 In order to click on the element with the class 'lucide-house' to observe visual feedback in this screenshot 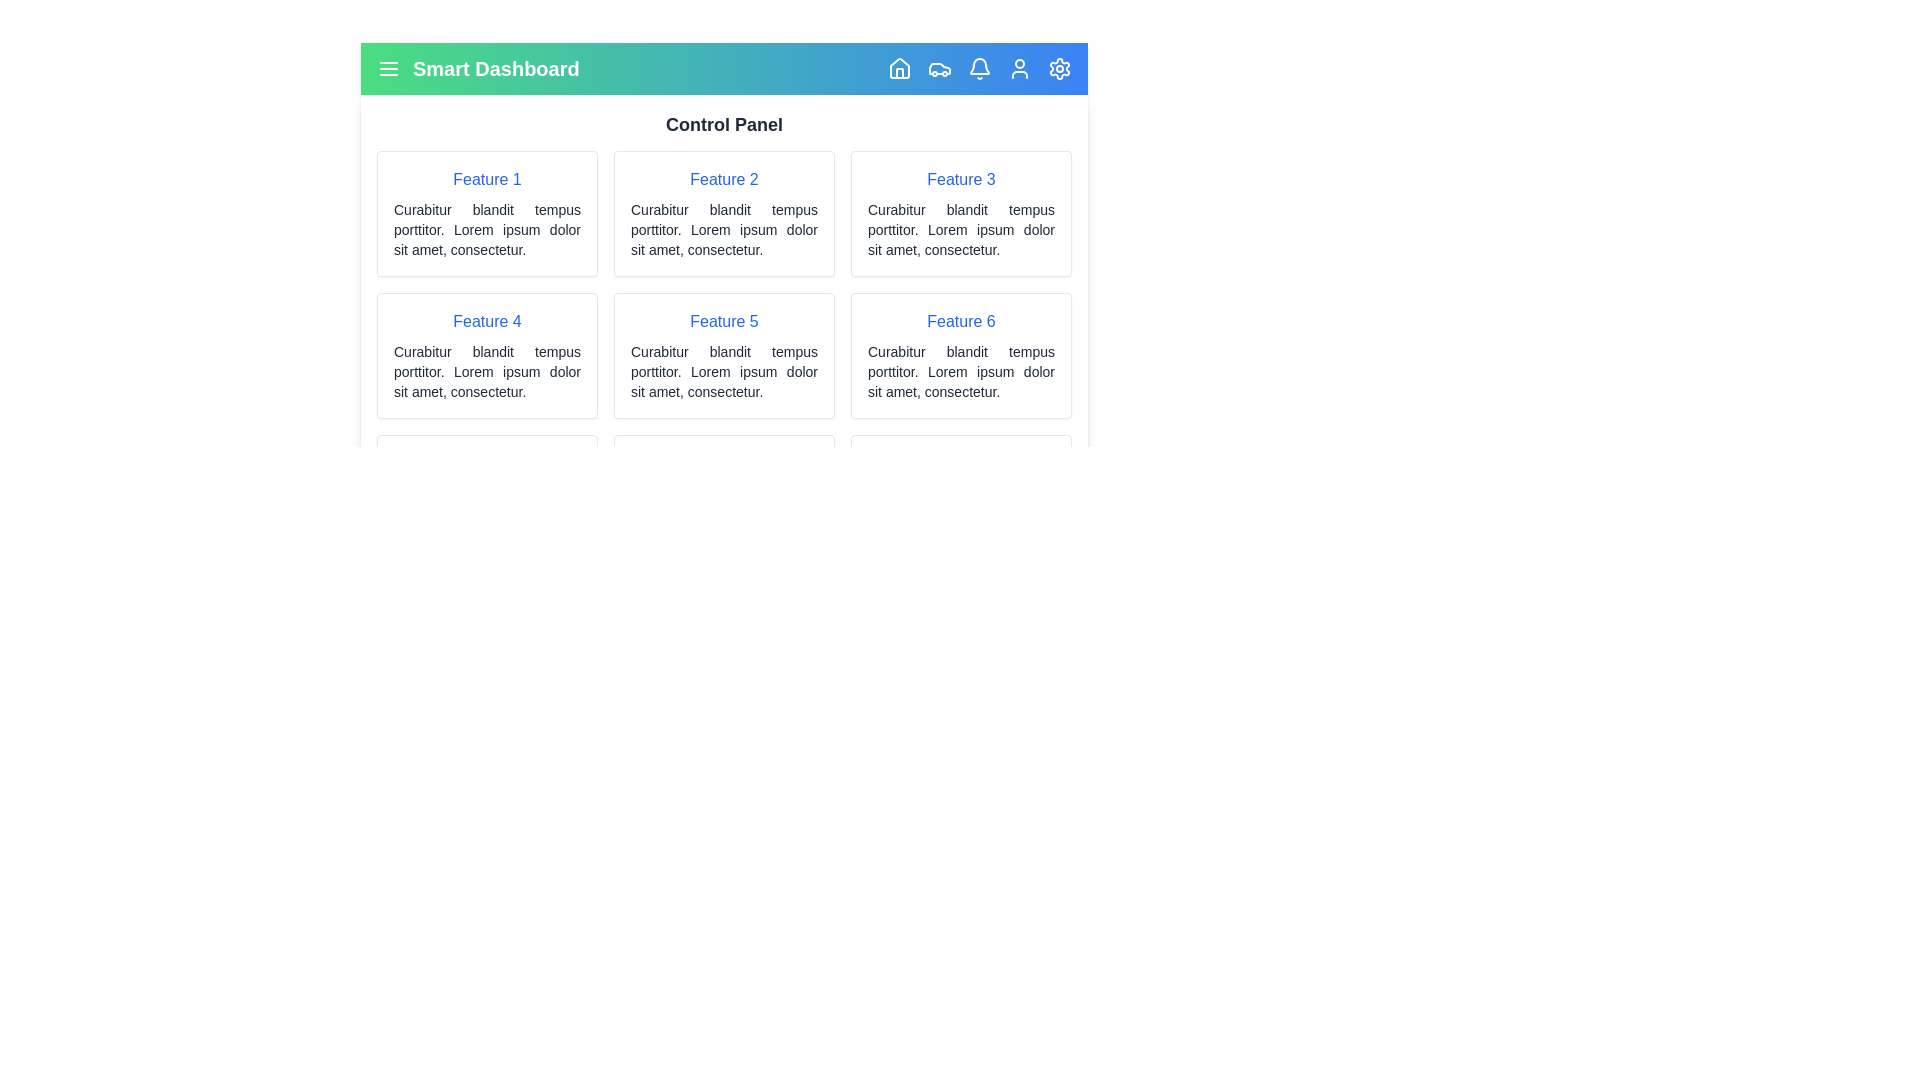, I will do `click(899, 68)`.